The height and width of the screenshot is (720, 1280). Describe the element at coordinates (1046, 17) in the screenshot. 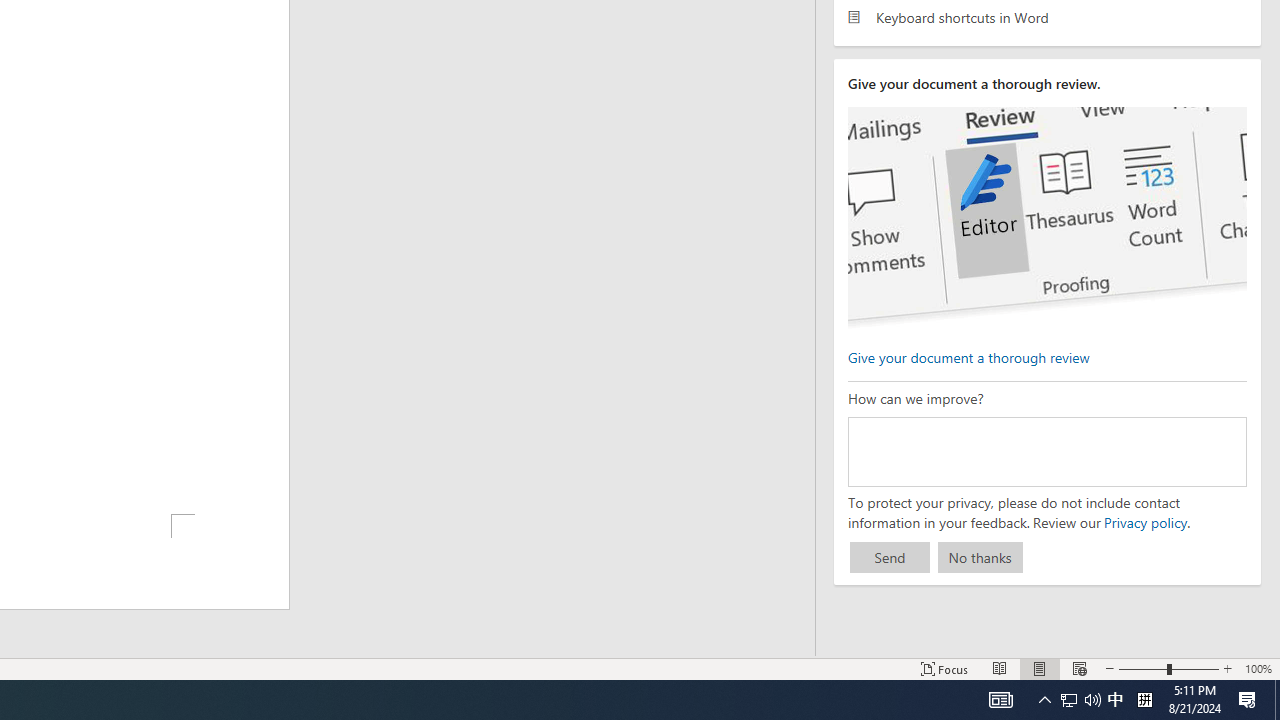

I see `'Keyboard shortcuts in Word'` at that location.